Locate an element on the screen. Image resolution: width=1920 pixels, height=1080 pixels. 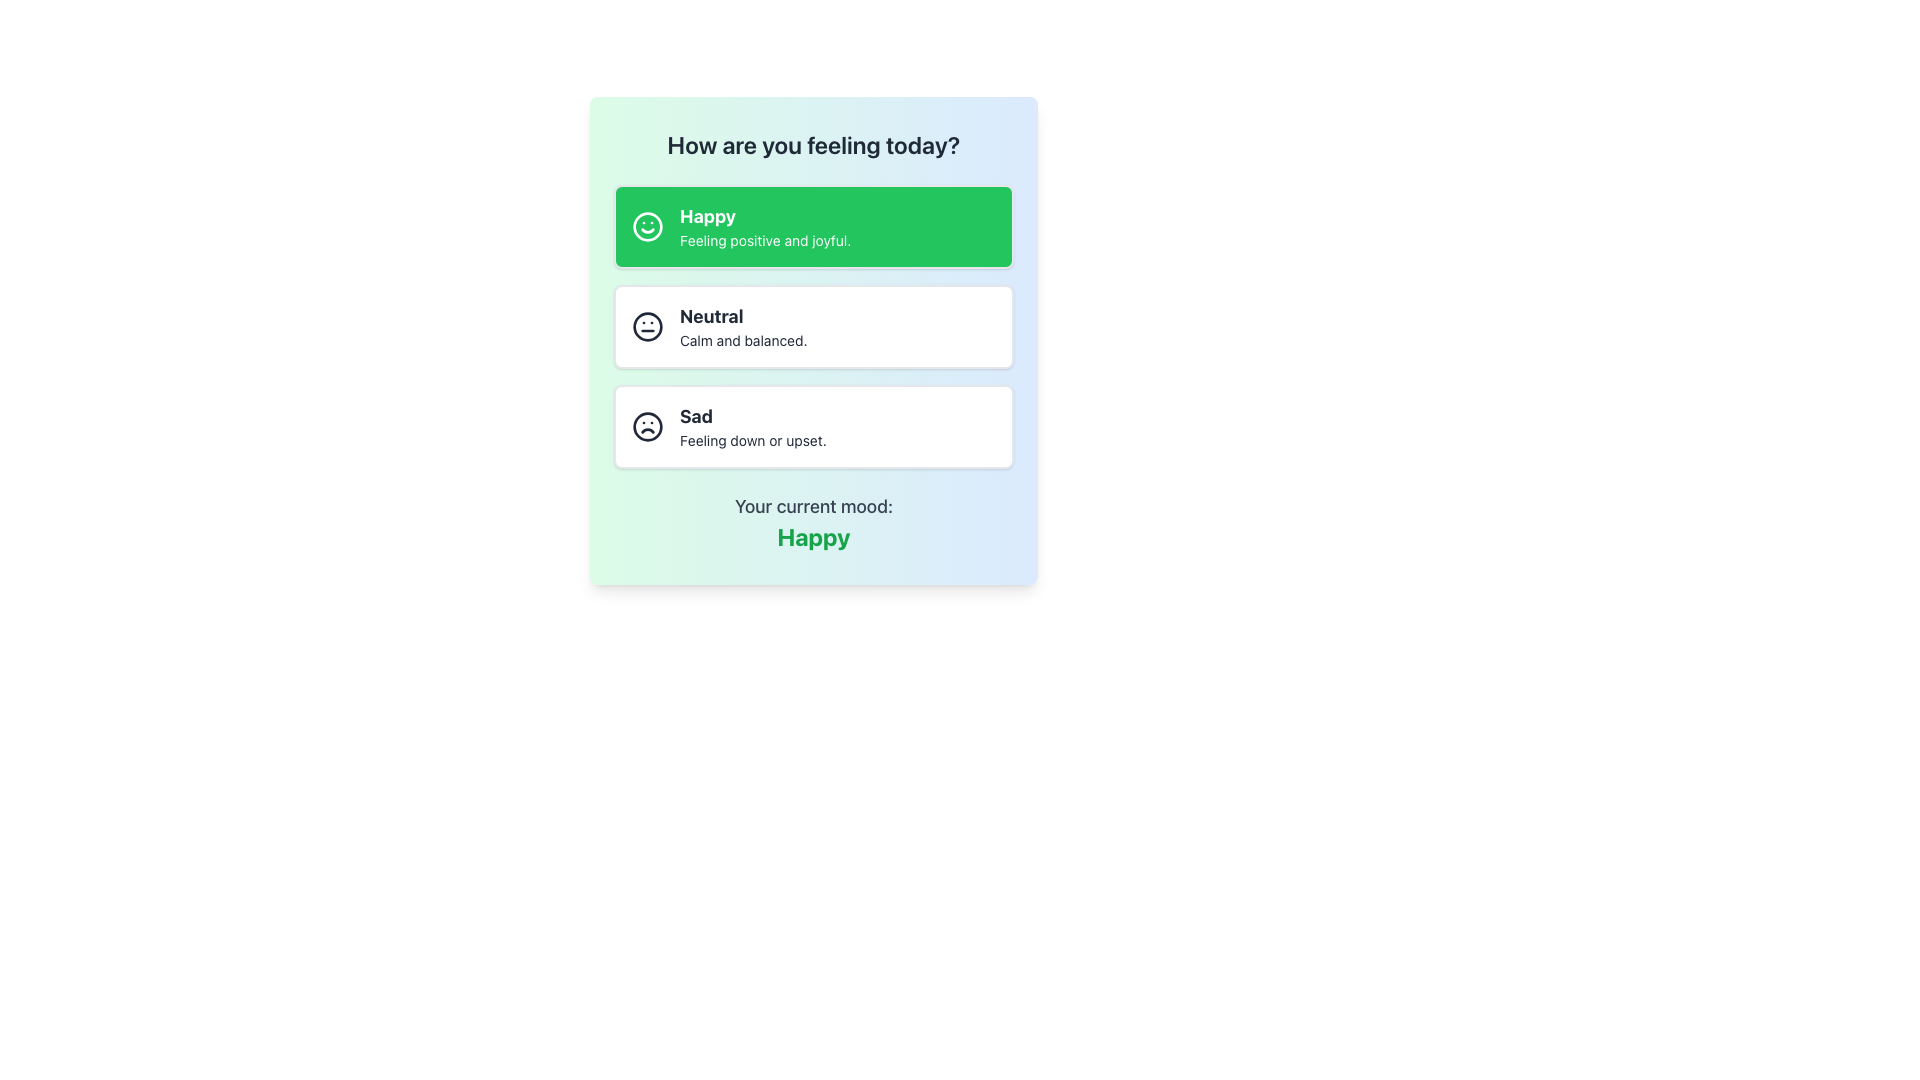
the 'Sad' button, which is the third option in the mood choices list is located at coordinates (814, 426).